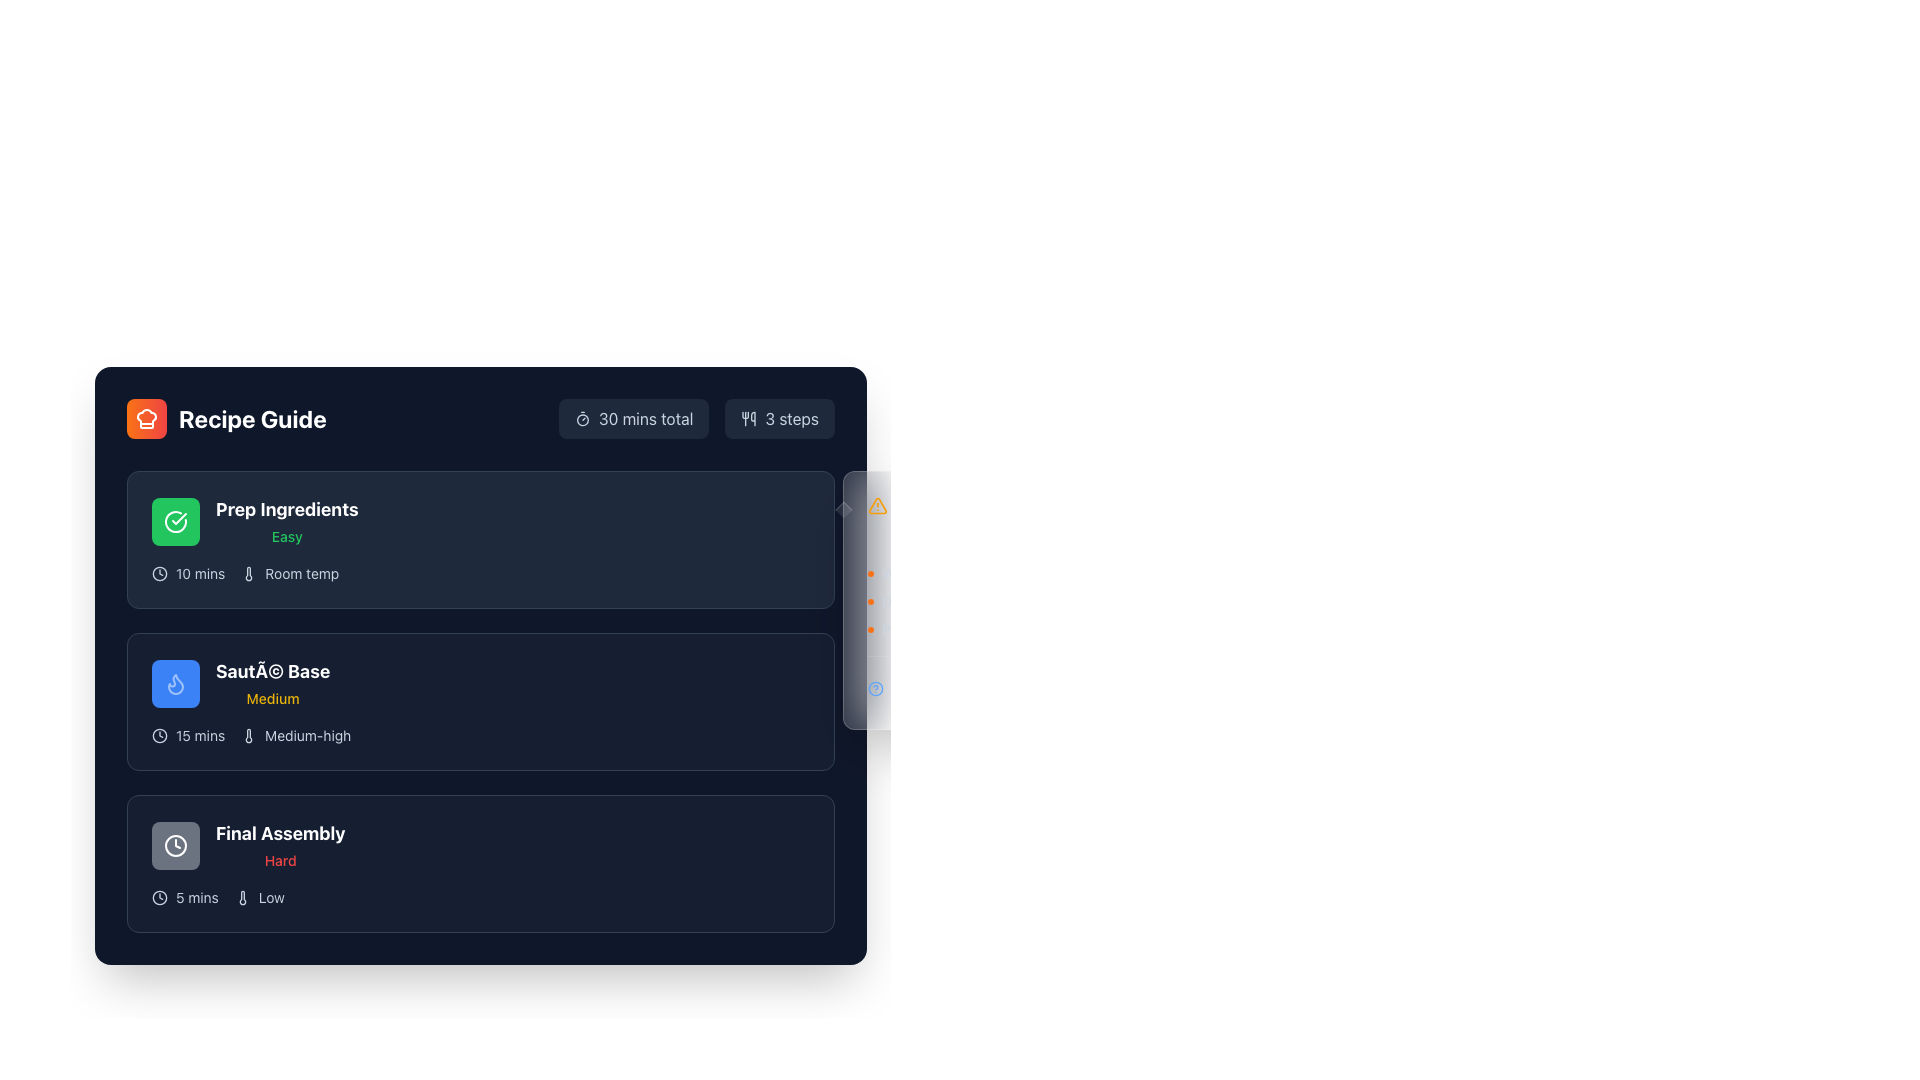 The width and height of the screenshot is (1920, 1080). I want to click on the Text Label indicating the estimated duration for the 'Final Assembly' task, which is located in the 'Final Assembly' section, aligned horizontally with a clock icon, so click(197, 897).